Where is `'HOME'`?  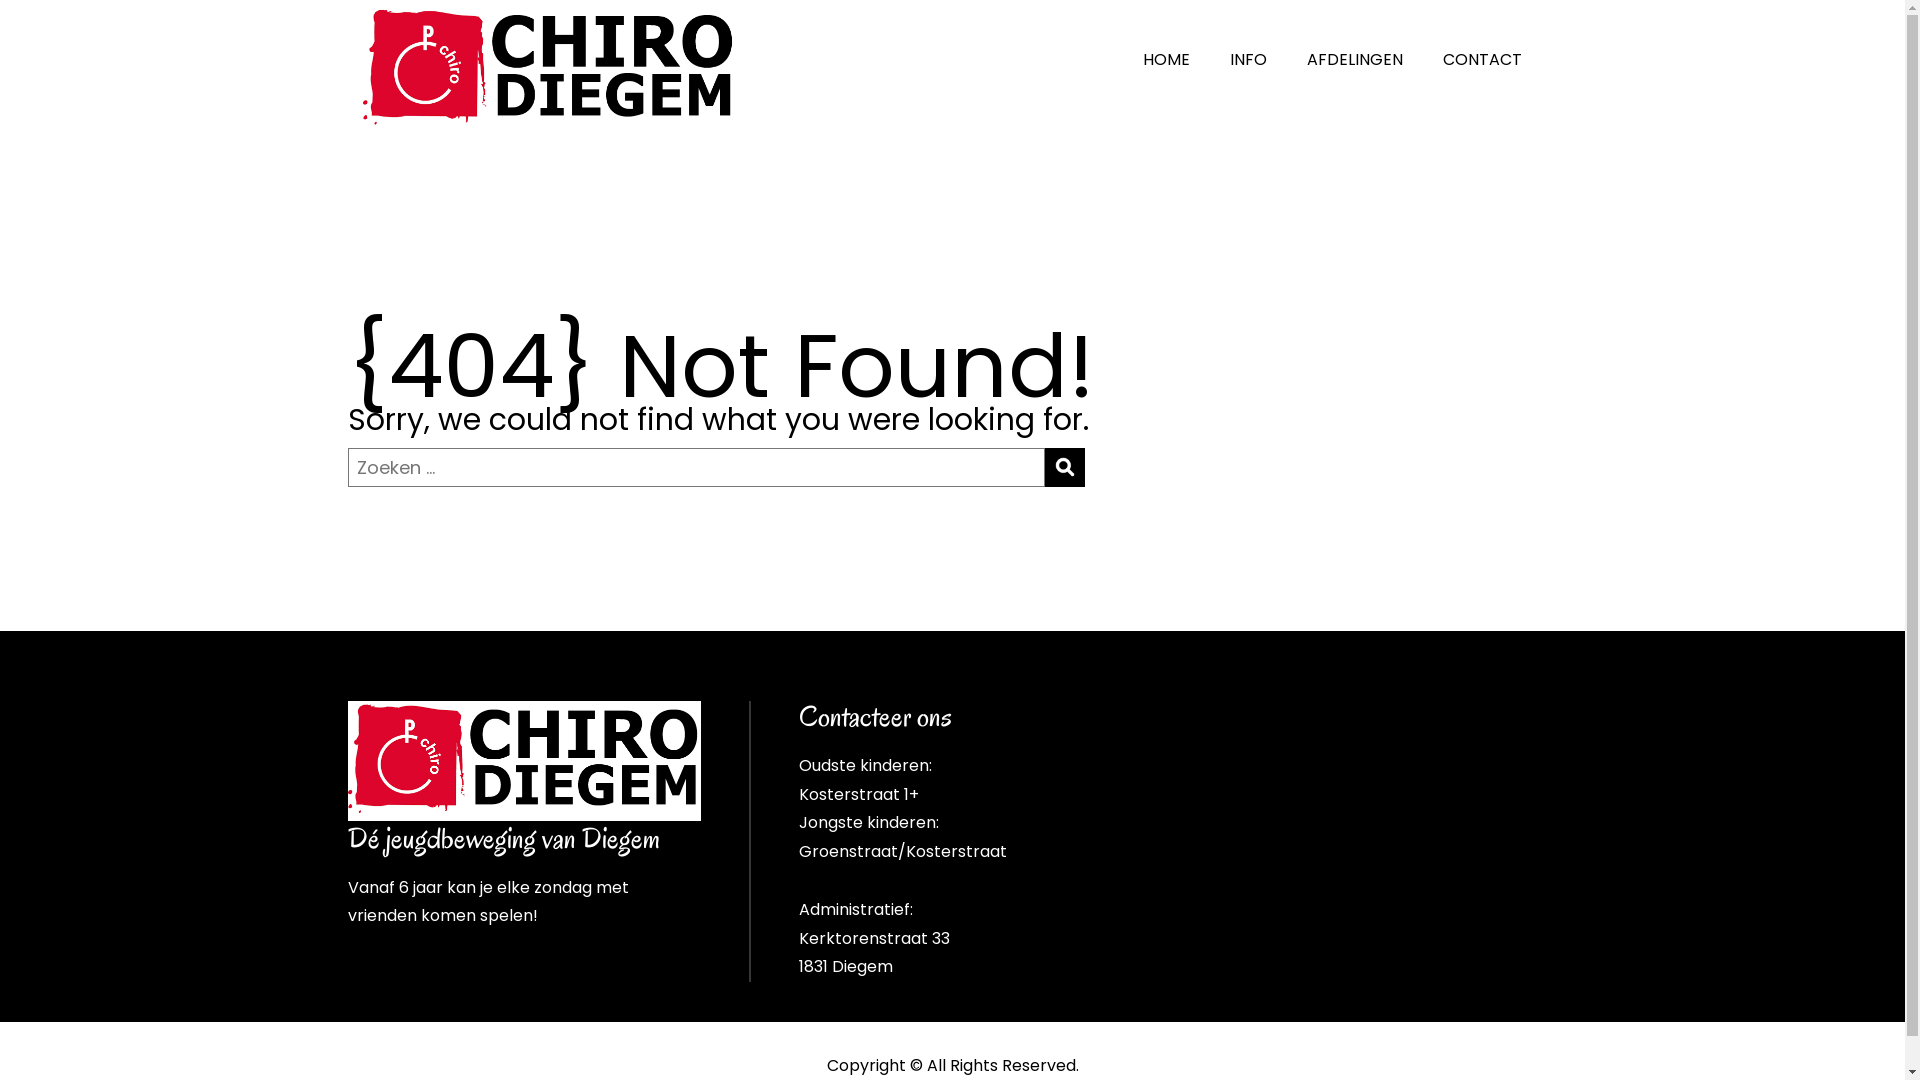
'HOME' is located at coordinates (1166, 59).